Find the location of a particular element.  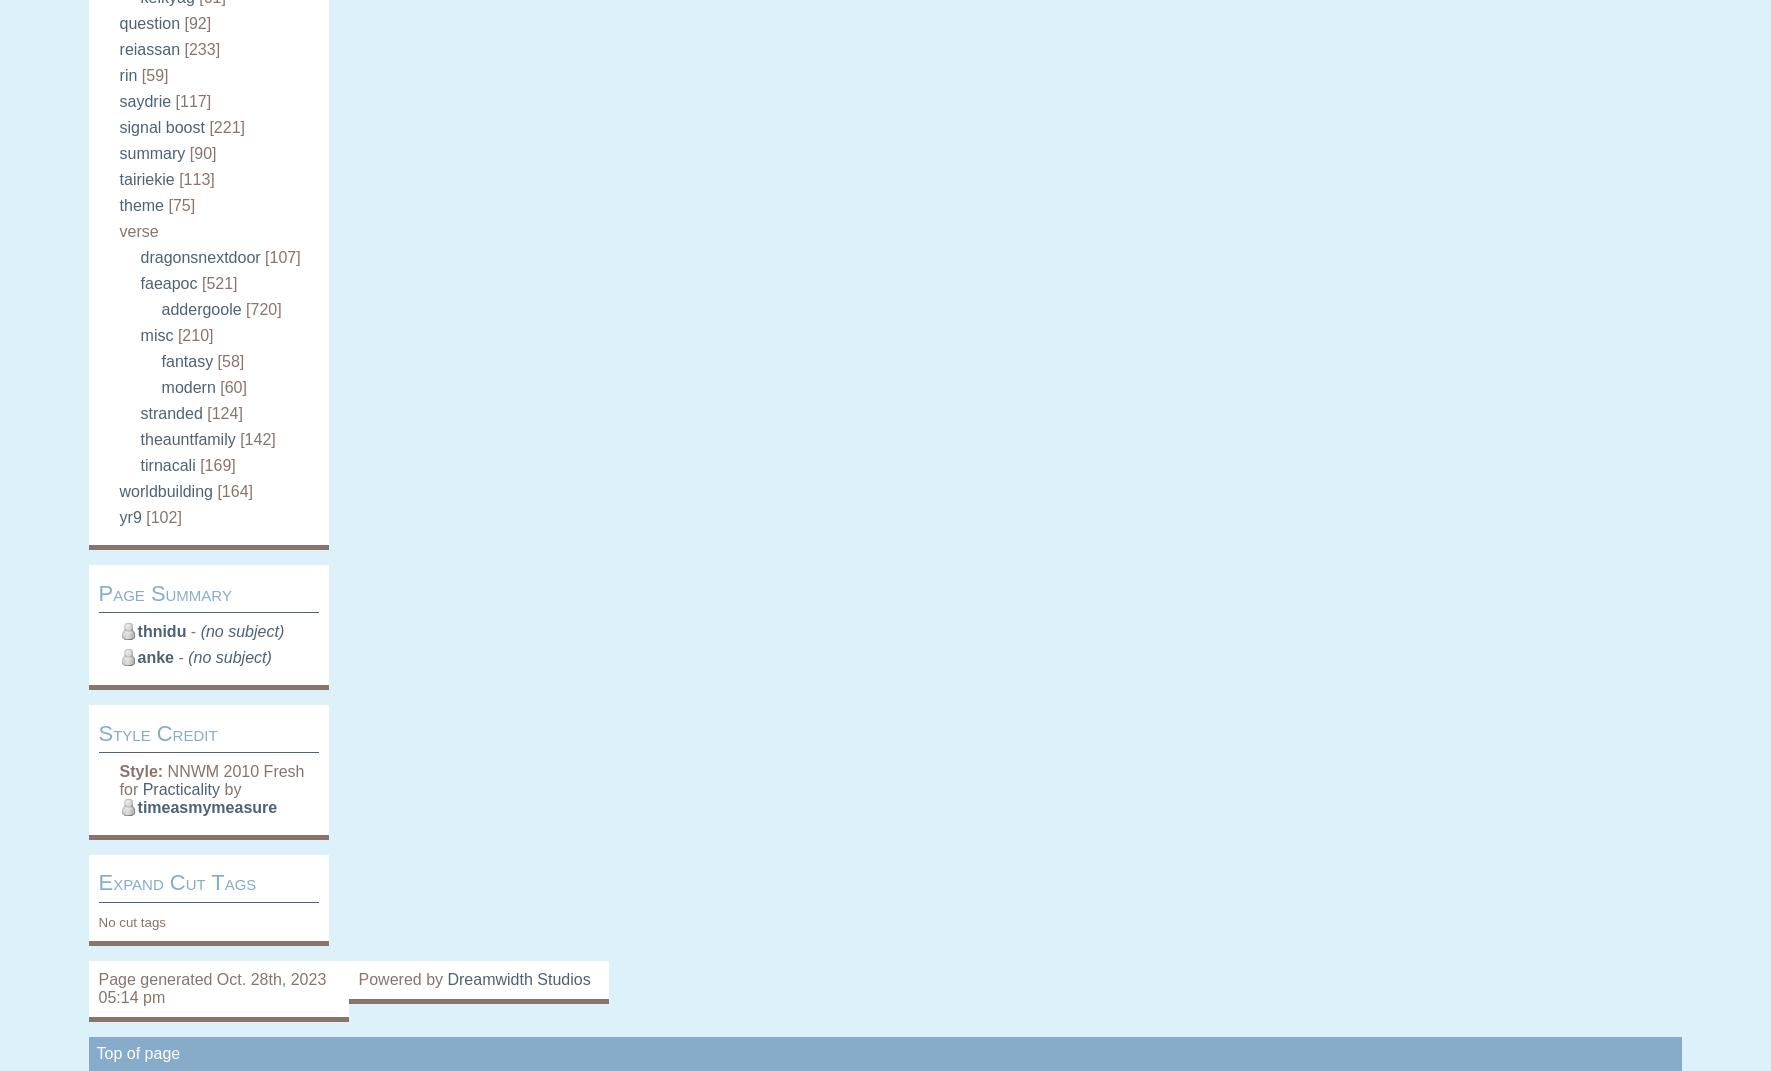

'by' is located at coordinates (230, 787).